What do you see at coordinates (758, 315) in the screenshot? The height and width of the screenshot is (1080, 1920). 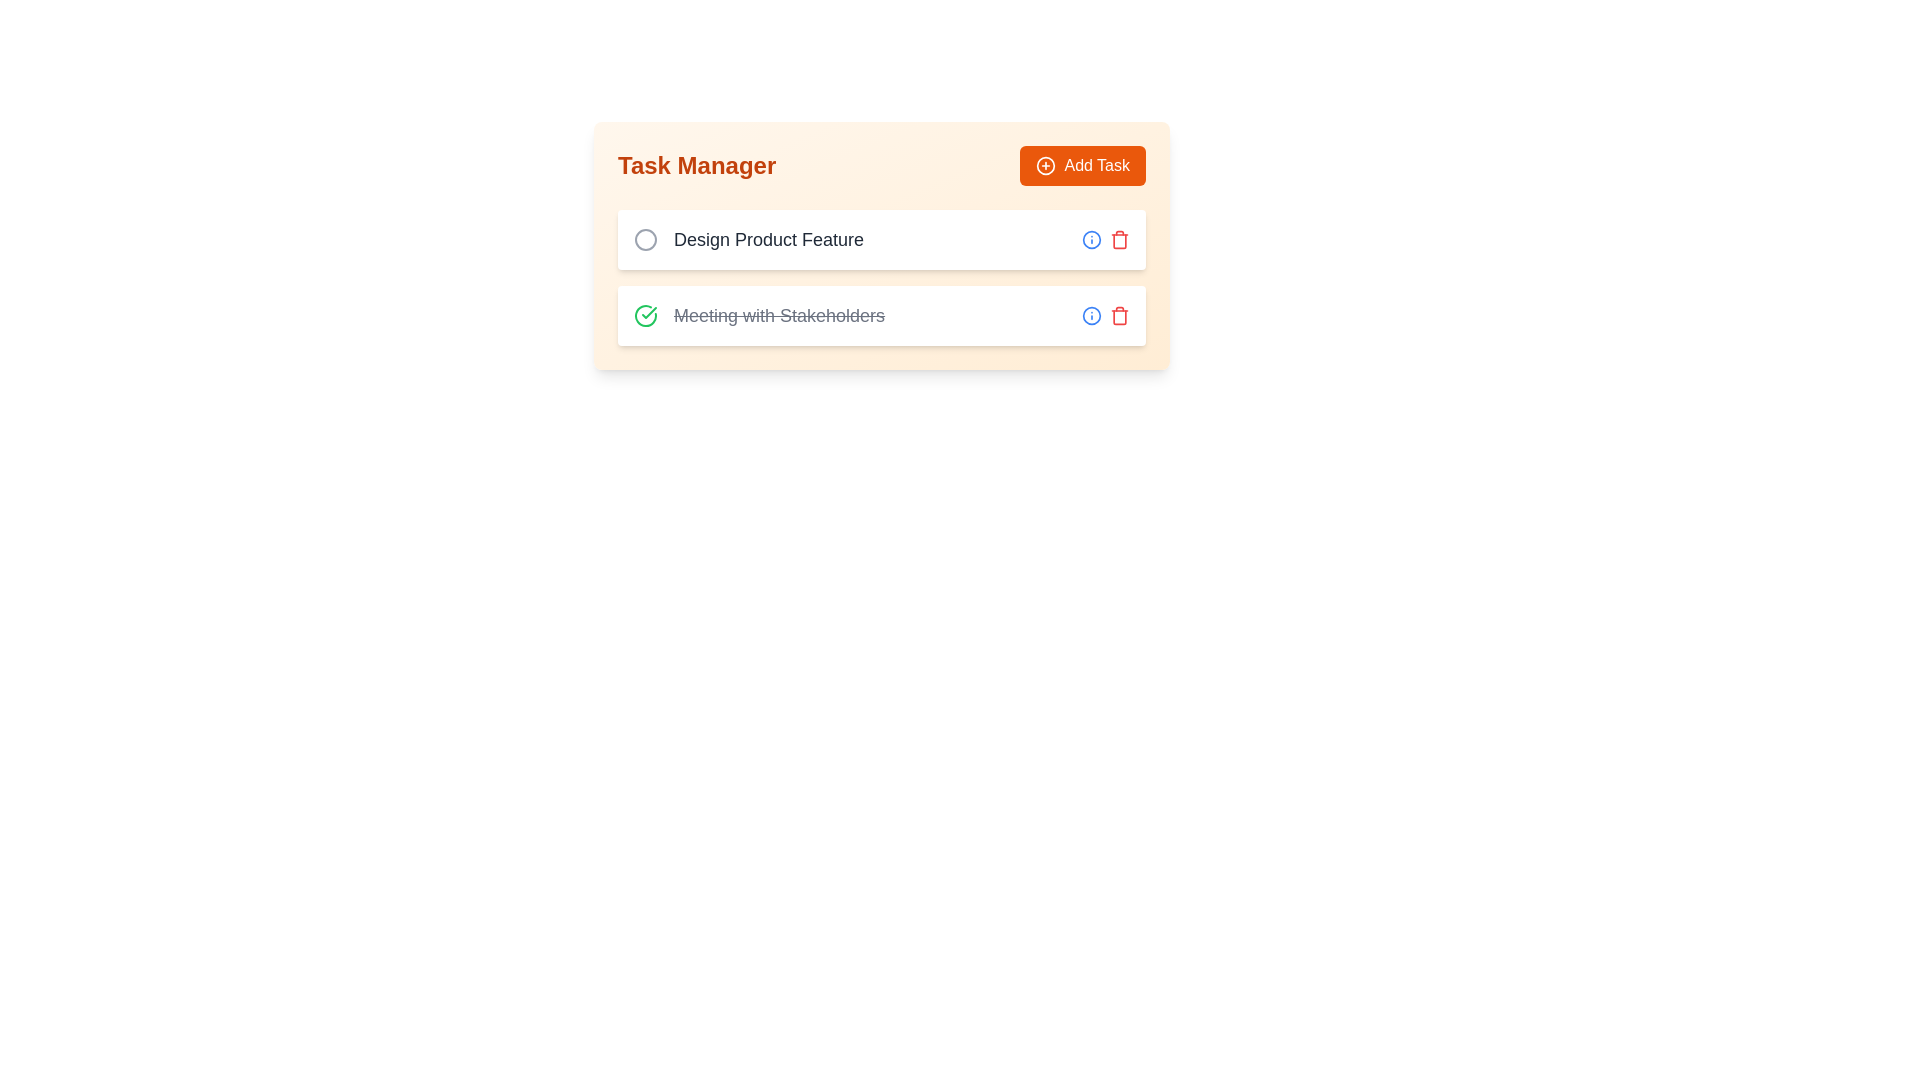 I see `the text label 'Meeting with Stakeholders' which has a strikethrough style to view options` at bounding box center [758, 315].